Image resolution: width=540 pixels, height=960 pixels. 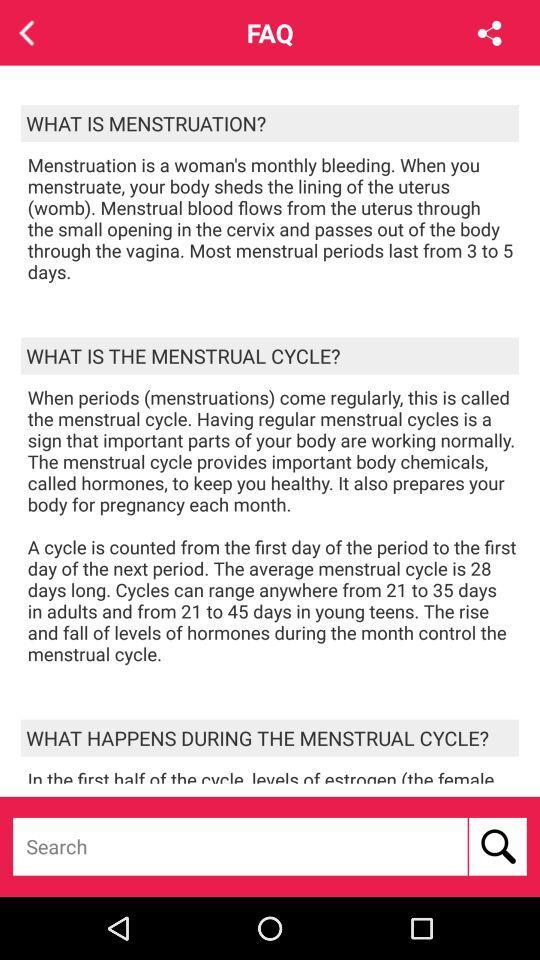 What do you see at coordinates (490, 34) in the screenshot?
I see `the share icon` at bounding box center [490, 34].